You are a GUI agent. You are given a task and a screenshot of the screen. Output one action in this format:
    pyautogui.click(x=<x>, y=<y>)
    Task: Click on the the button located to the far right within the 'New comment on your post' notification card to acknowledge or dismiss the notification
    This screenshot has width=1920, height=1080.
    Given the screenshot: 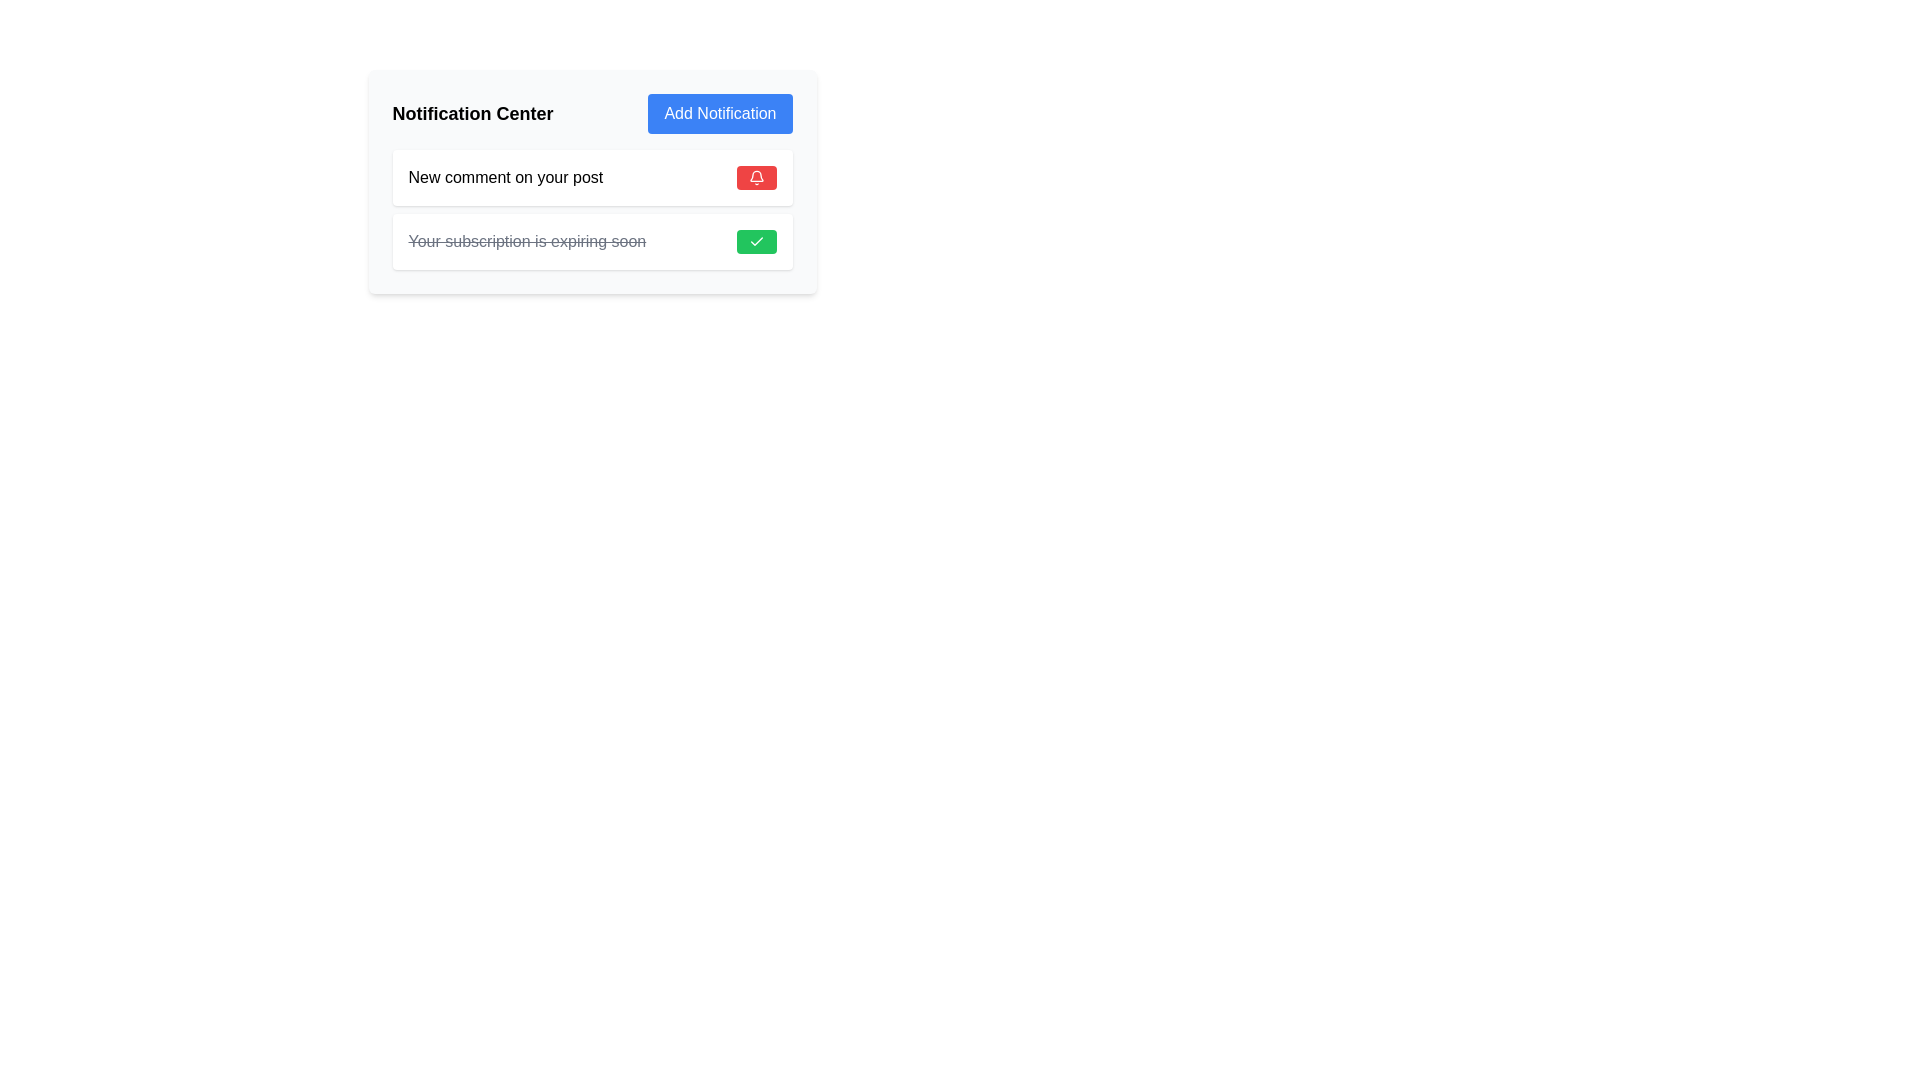 What is the action you would take?
    pyautogui.click(x=755, y=176)
    